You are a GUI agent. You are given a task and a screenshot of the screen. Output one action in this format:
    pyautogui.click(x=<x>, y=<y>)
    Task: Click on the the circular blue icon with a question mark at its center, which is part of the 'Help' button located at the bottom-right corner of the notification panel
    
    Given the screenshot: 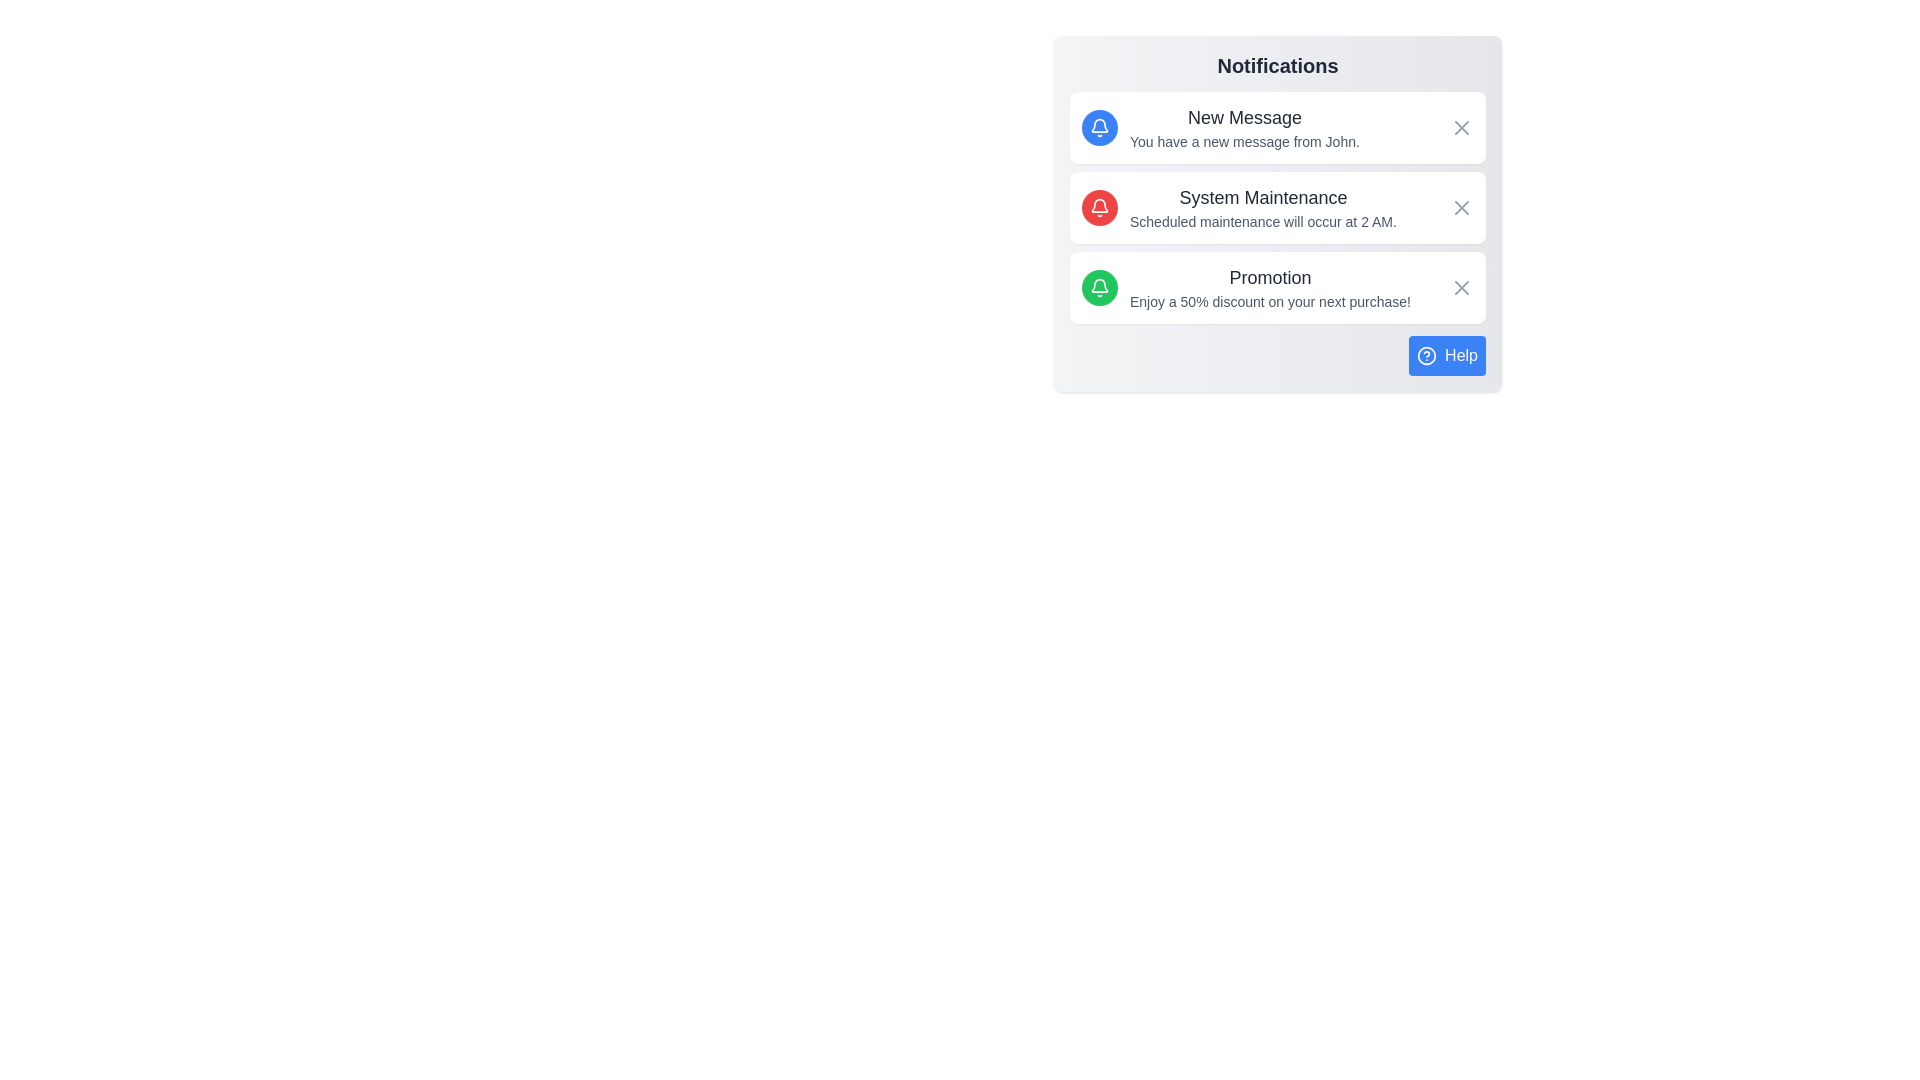 What is the action you would take?
    pyautogui.click(x=1426, y=354)
    